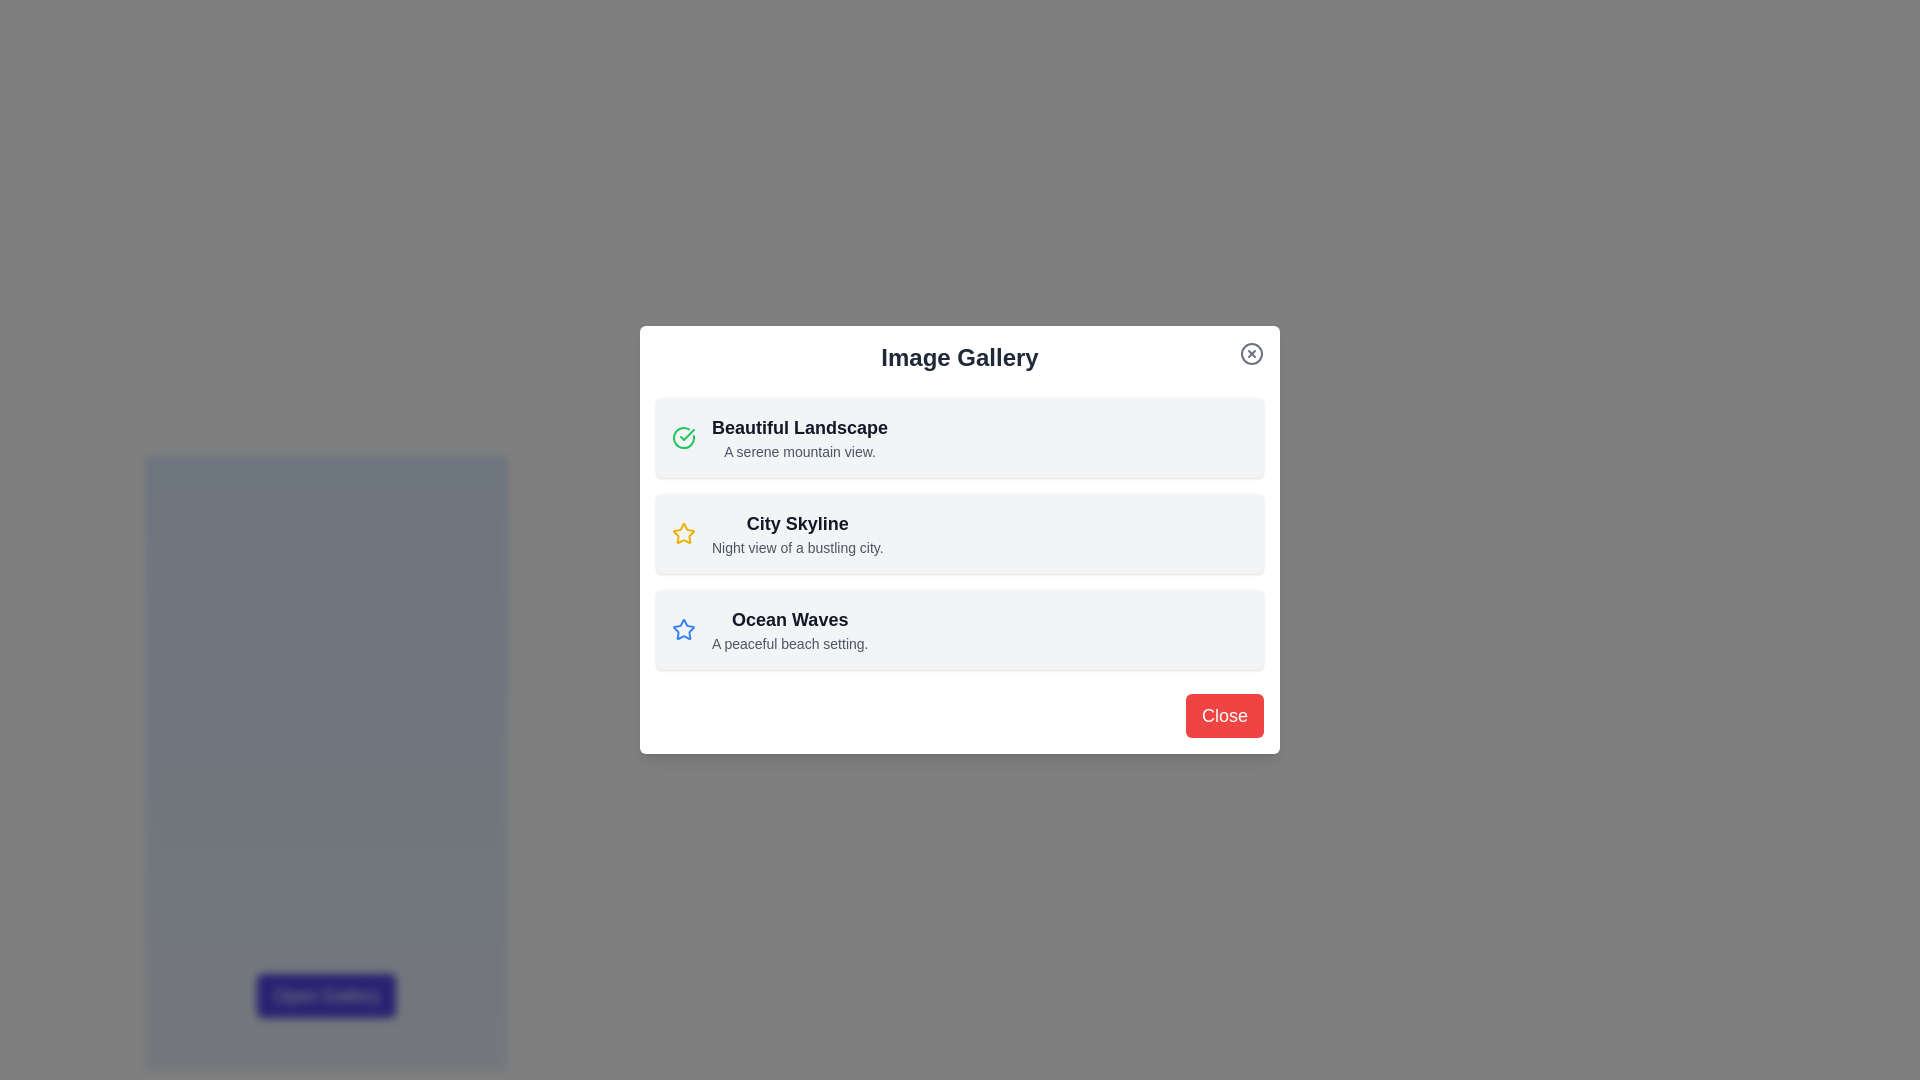  What do you see at coordinates (684, 628) in the screenshot?
I see `the star icon representing the 'favorite' status for the last list item titled 'Ocean Waves', positioned to the leftmost side of its row` at bounding box center [684, 628].